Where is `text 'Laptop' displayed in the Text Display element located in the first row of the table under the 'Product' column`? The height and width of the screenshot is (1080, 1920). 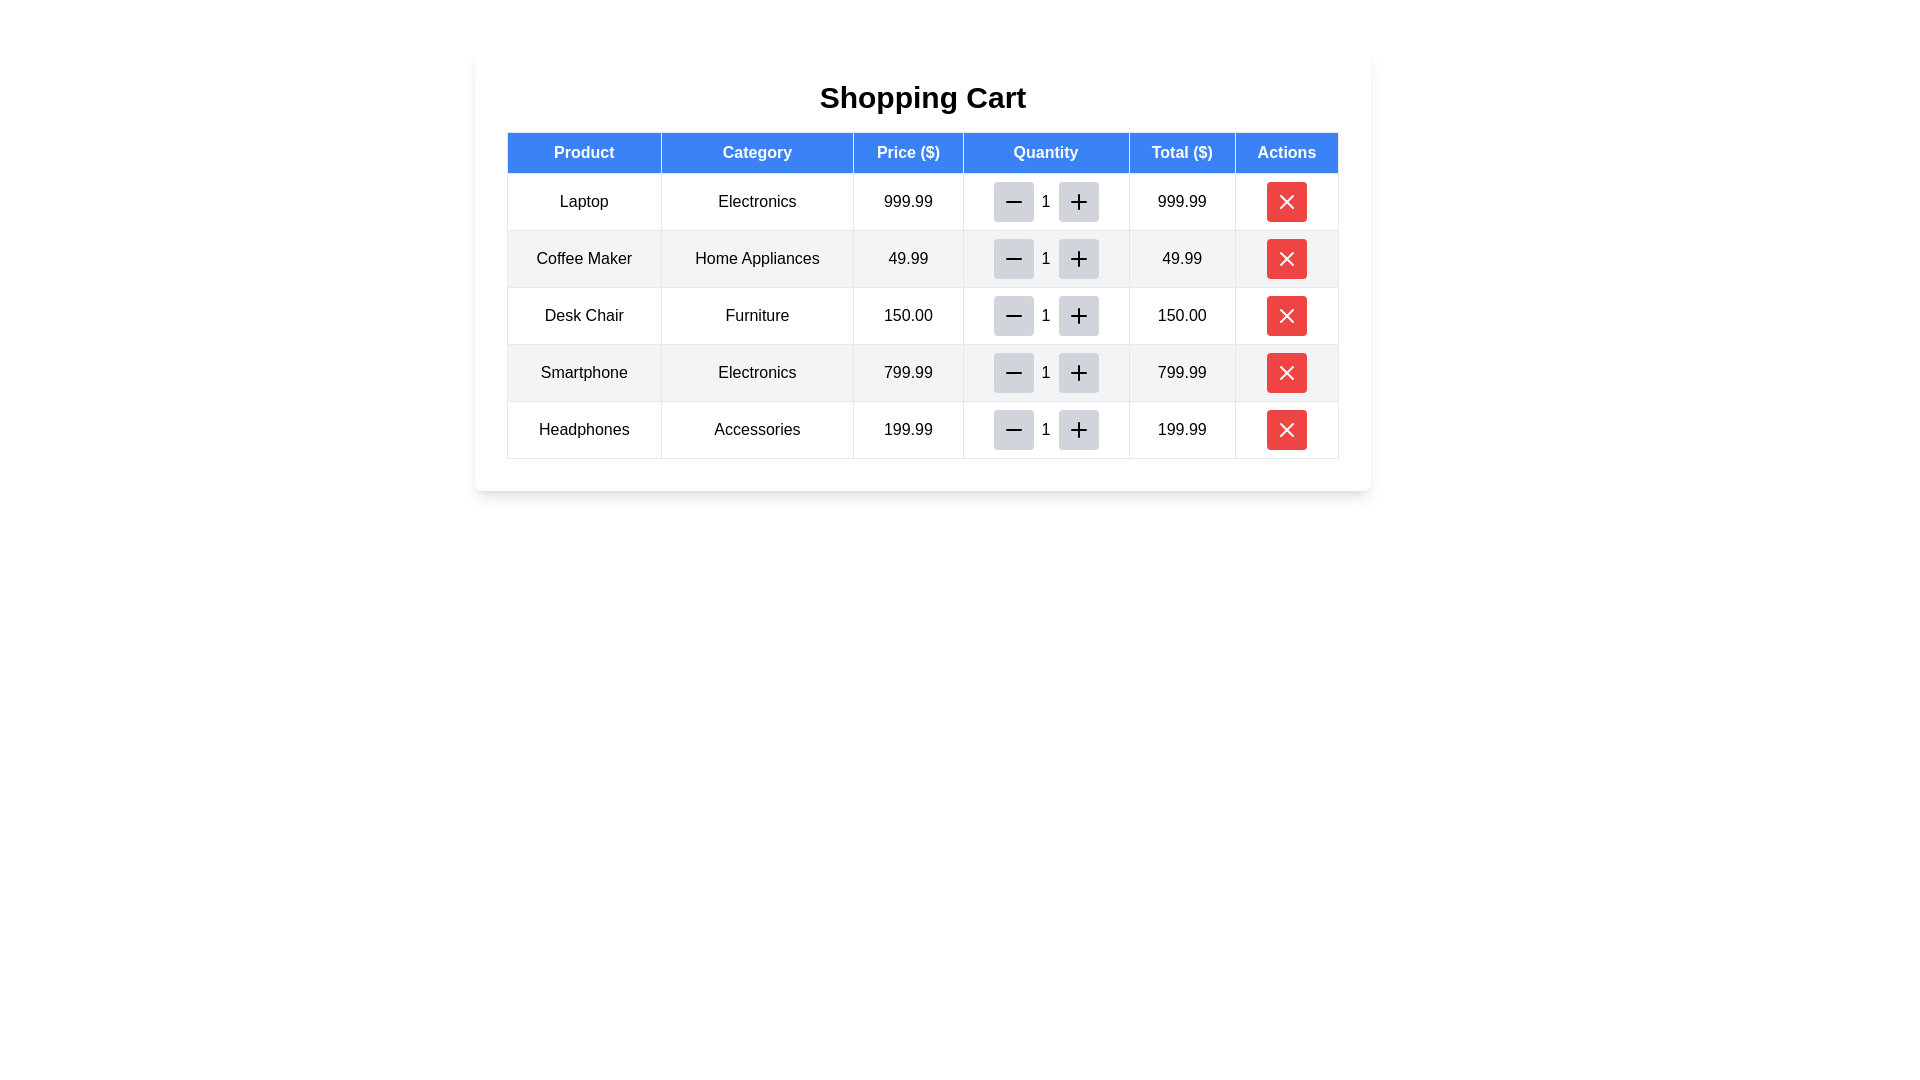 text 'Laptop' displayed in the Text Display element located in the first row of the table under the 'Product' column is located at coordinates (583, 201).